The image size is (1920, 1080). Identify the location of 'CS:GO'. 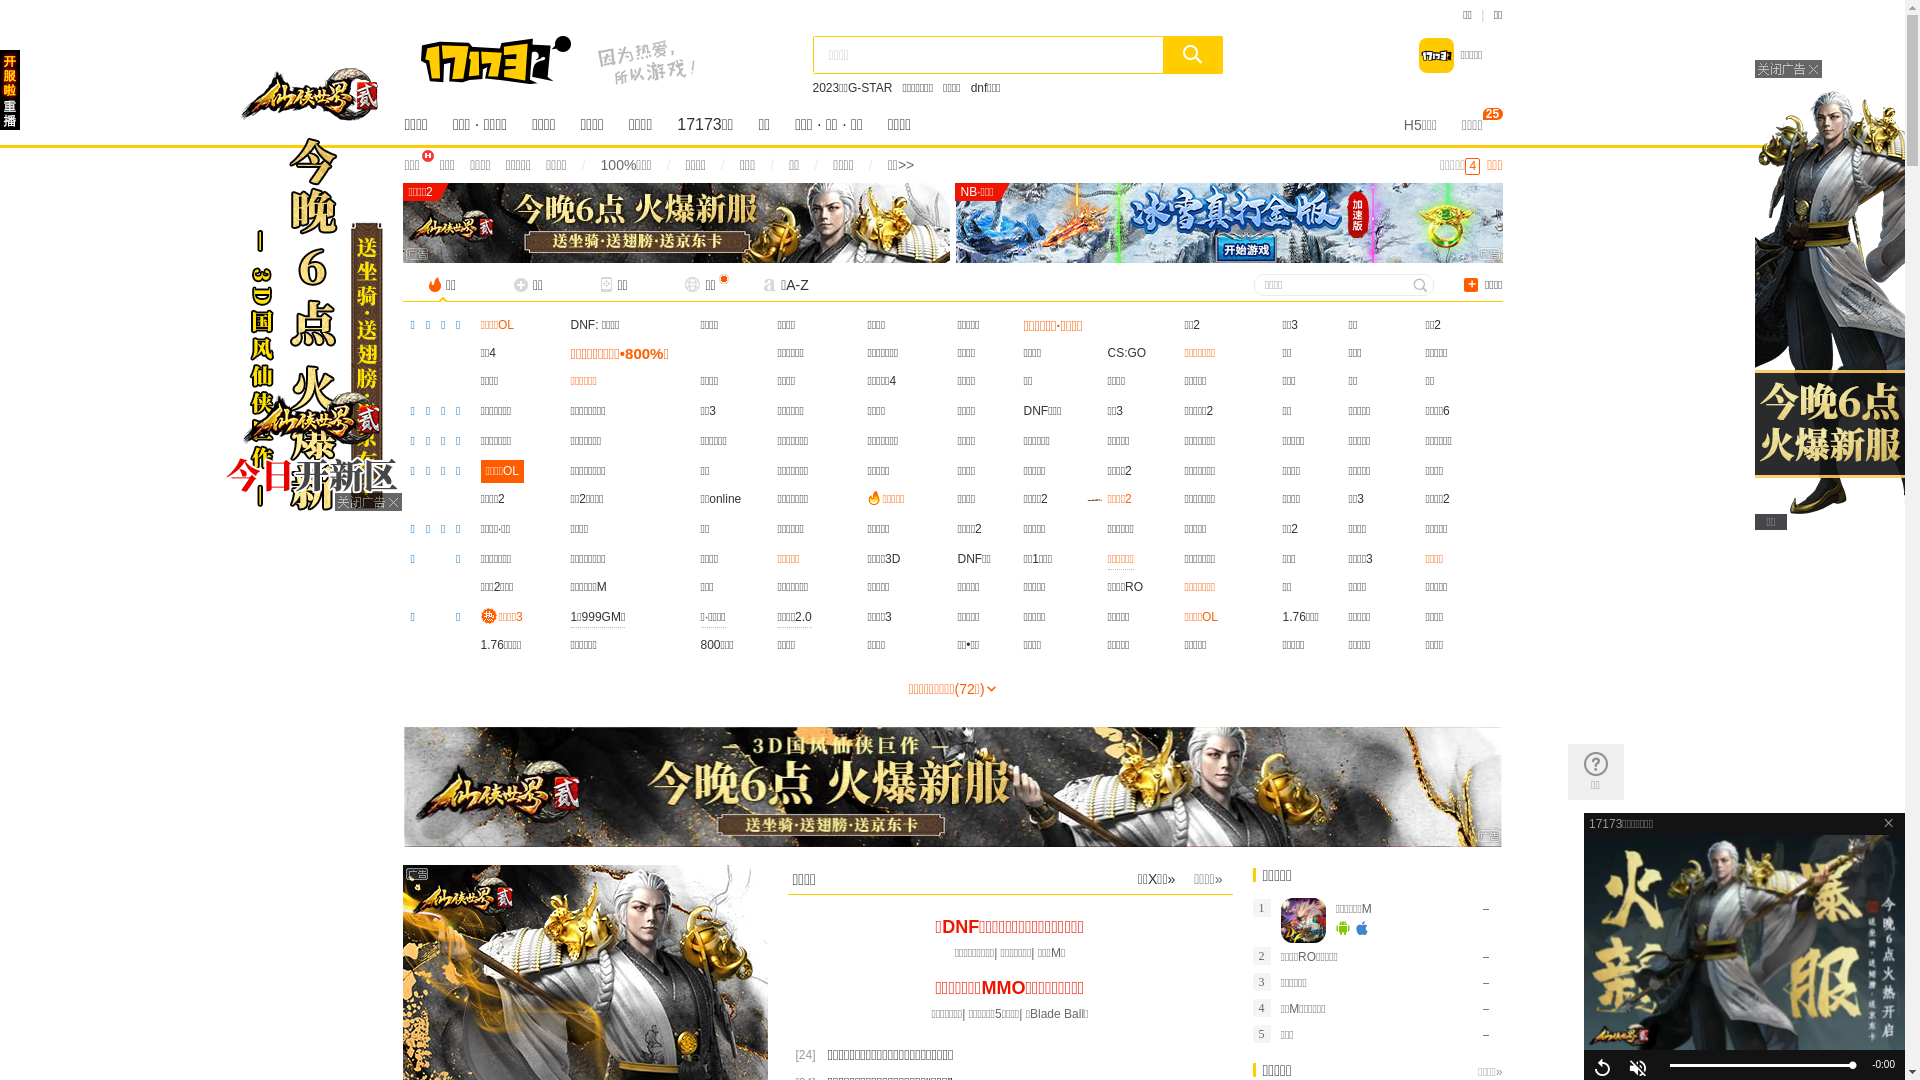
(1107, 352).